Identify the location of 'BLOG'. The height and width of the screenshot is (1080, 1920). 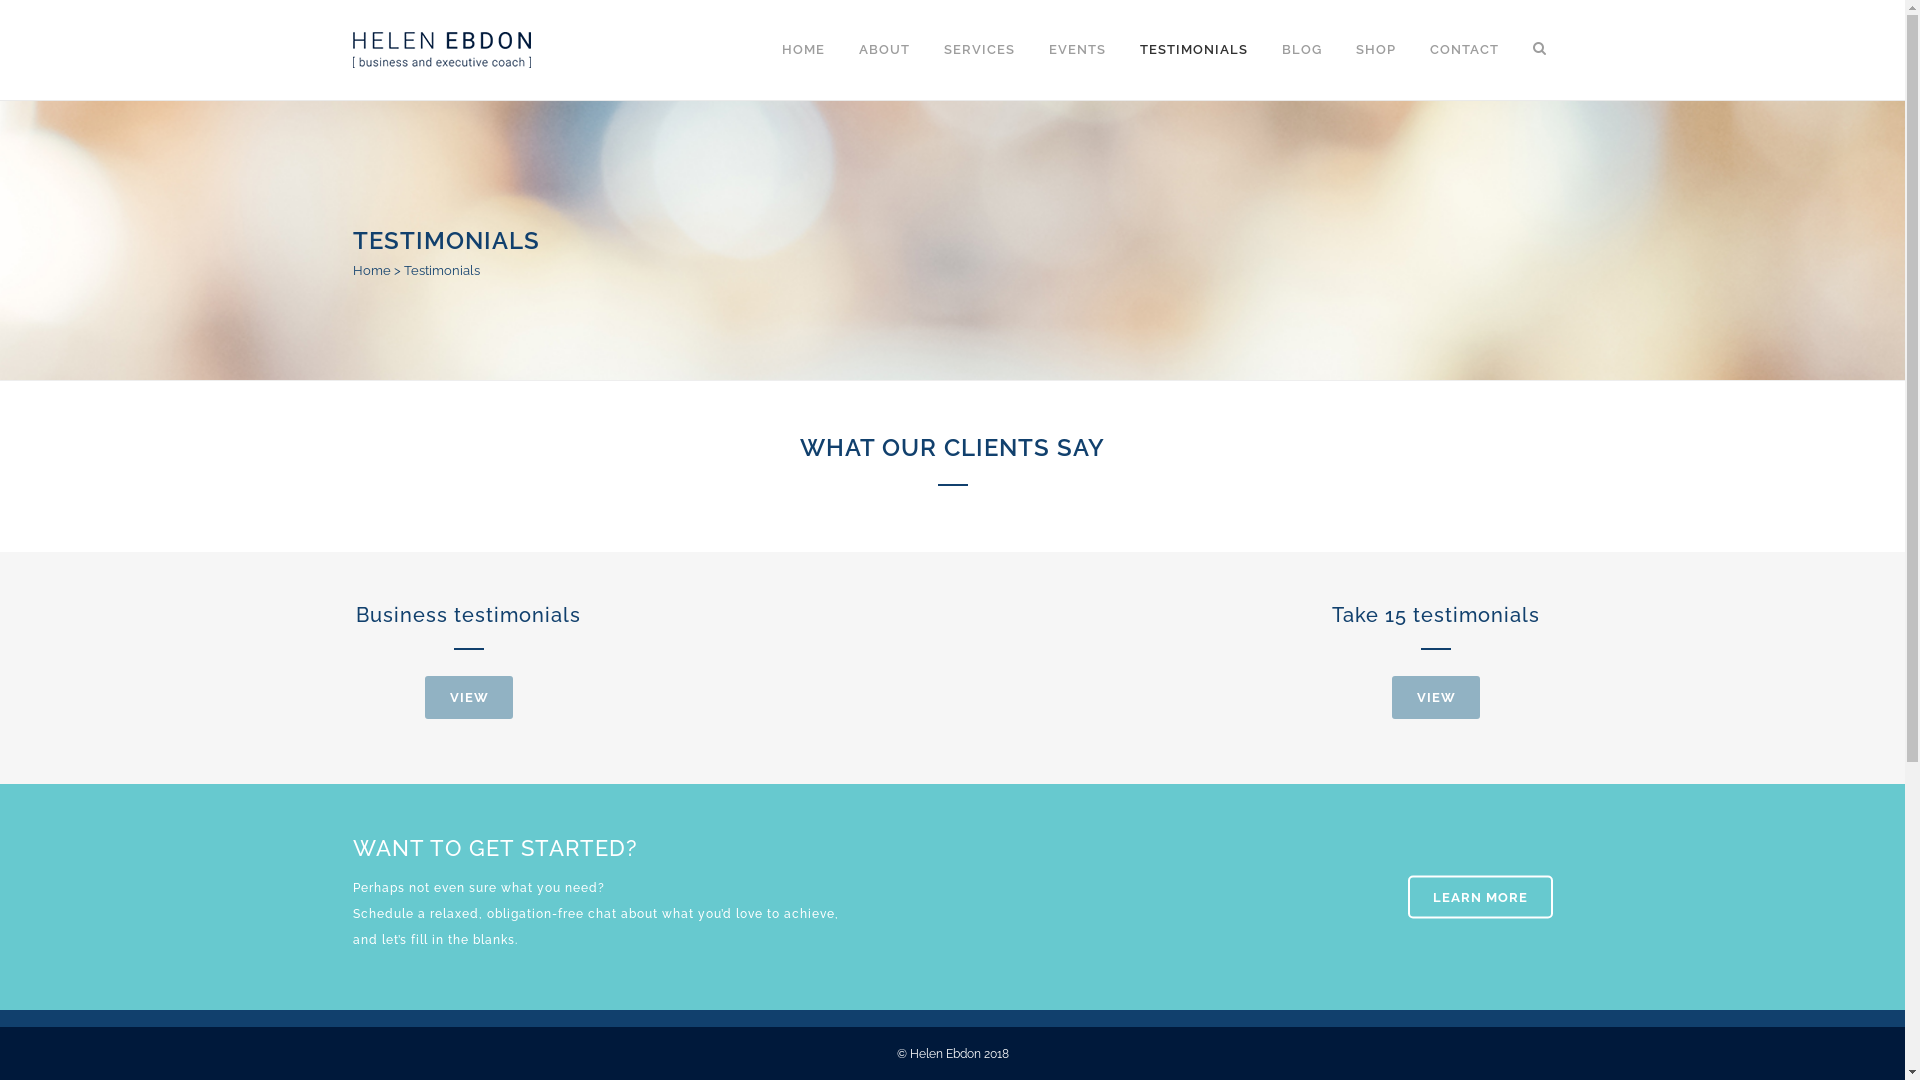
(1300, 49).